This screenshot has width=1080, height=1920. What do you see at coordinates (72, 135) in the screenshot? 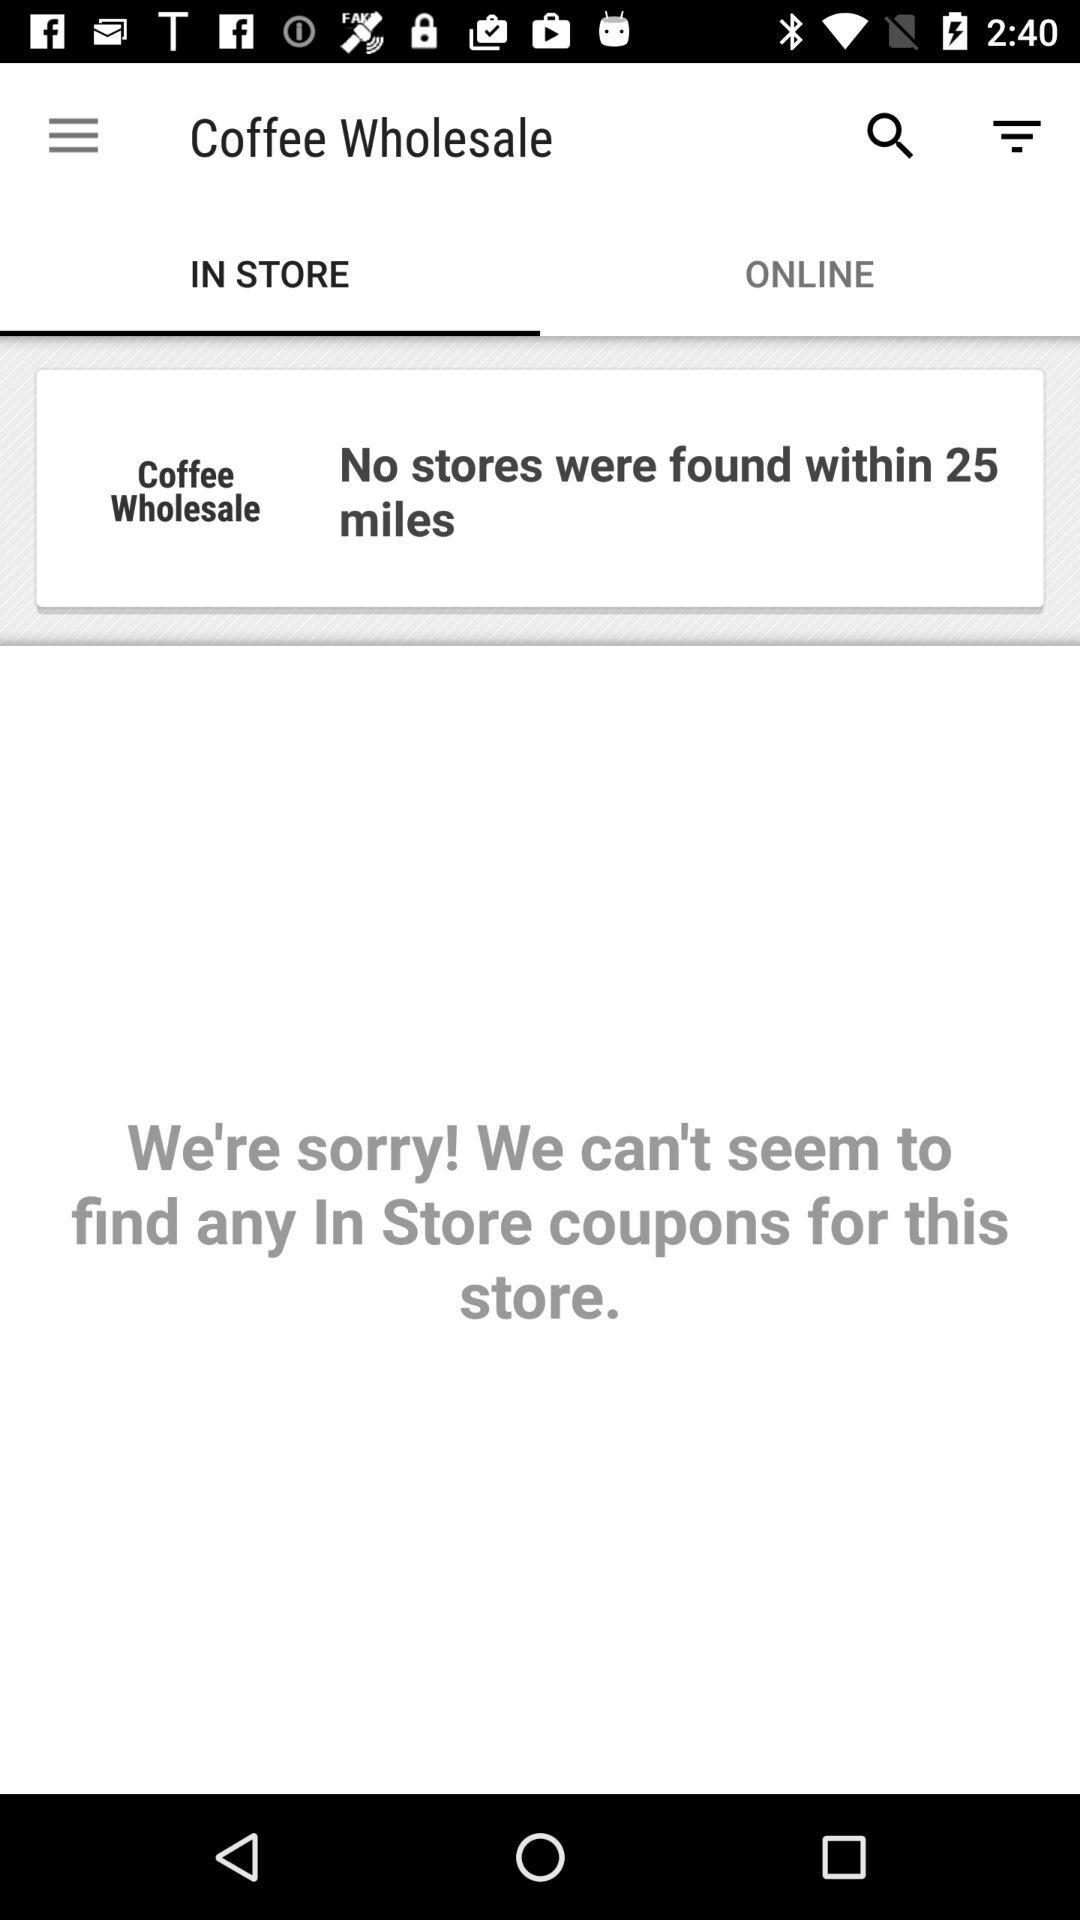
I see `icon to the left of coffee wholesale app` at bounding box center [72, 135].